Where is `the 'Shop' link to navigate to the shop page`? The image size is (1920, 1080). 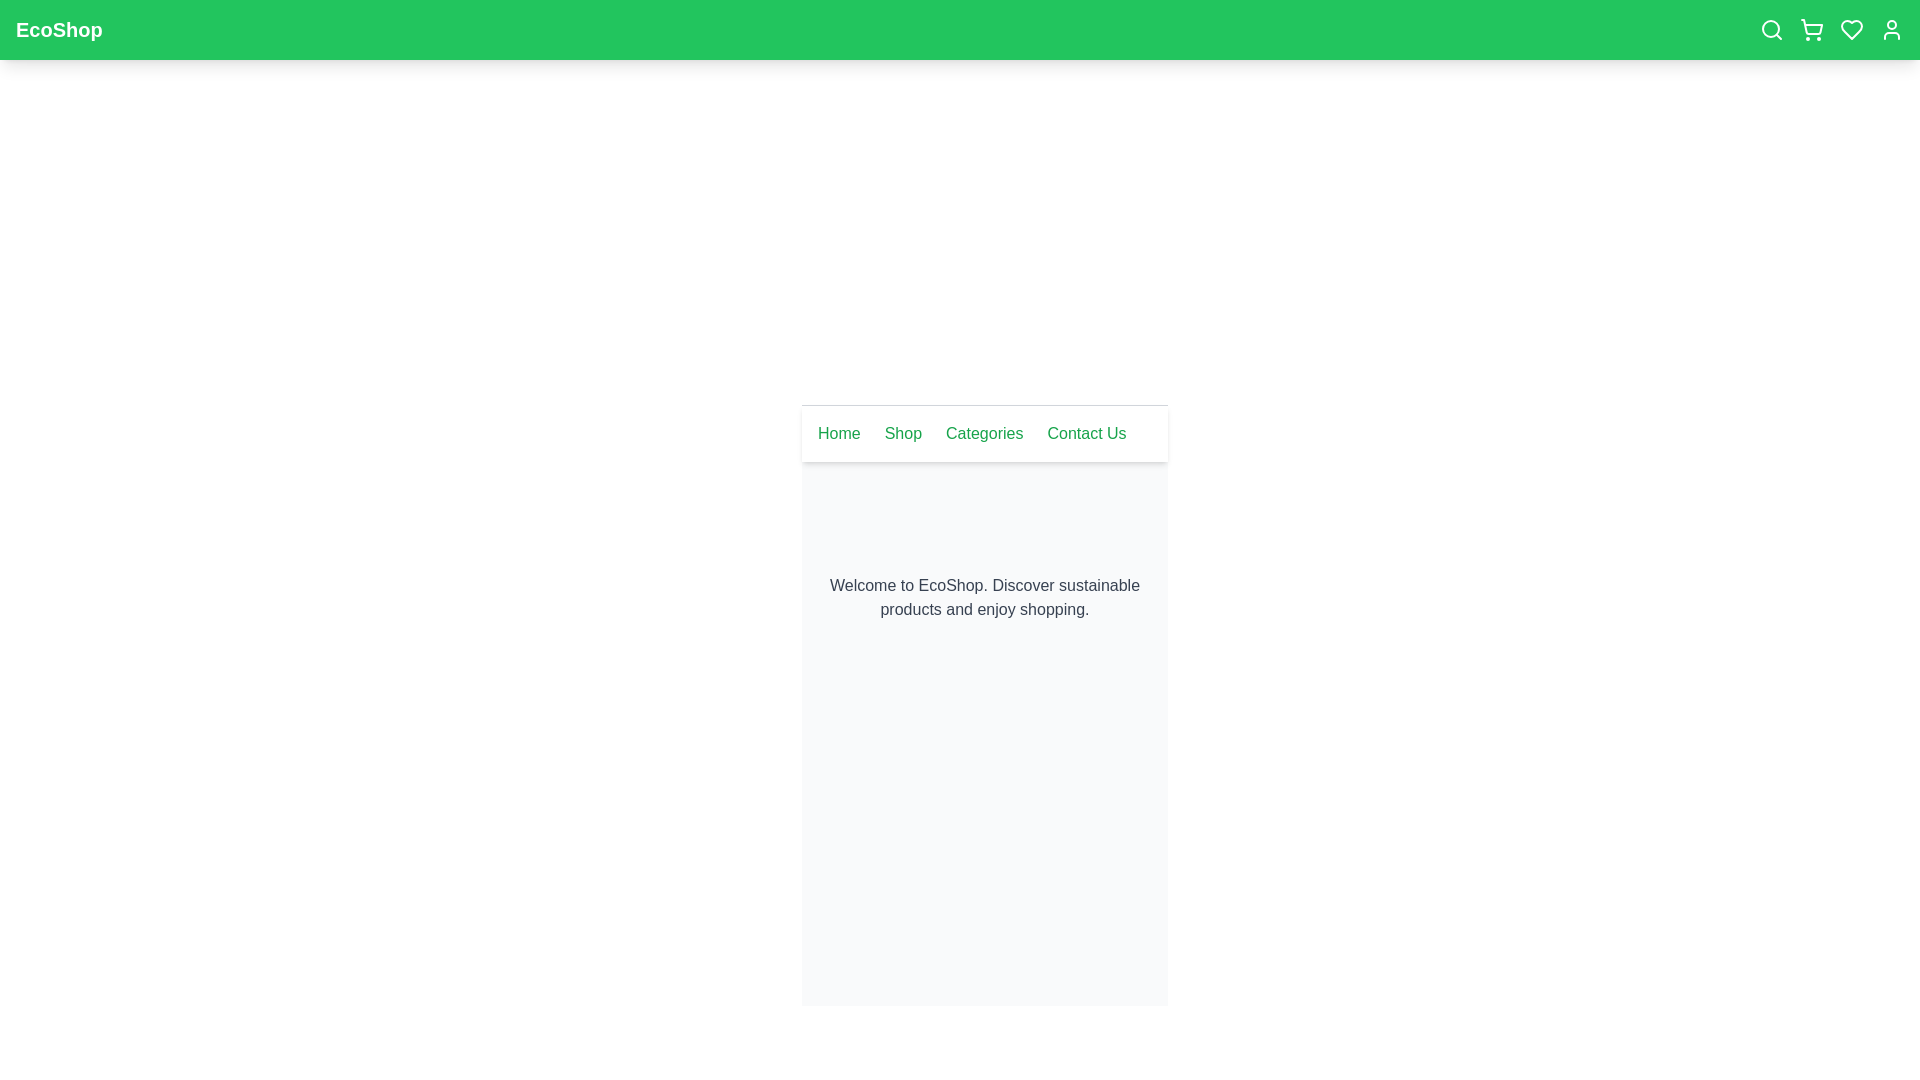 the 'Shop' link to navigate to the shop page is located at coordinates (901, 433).